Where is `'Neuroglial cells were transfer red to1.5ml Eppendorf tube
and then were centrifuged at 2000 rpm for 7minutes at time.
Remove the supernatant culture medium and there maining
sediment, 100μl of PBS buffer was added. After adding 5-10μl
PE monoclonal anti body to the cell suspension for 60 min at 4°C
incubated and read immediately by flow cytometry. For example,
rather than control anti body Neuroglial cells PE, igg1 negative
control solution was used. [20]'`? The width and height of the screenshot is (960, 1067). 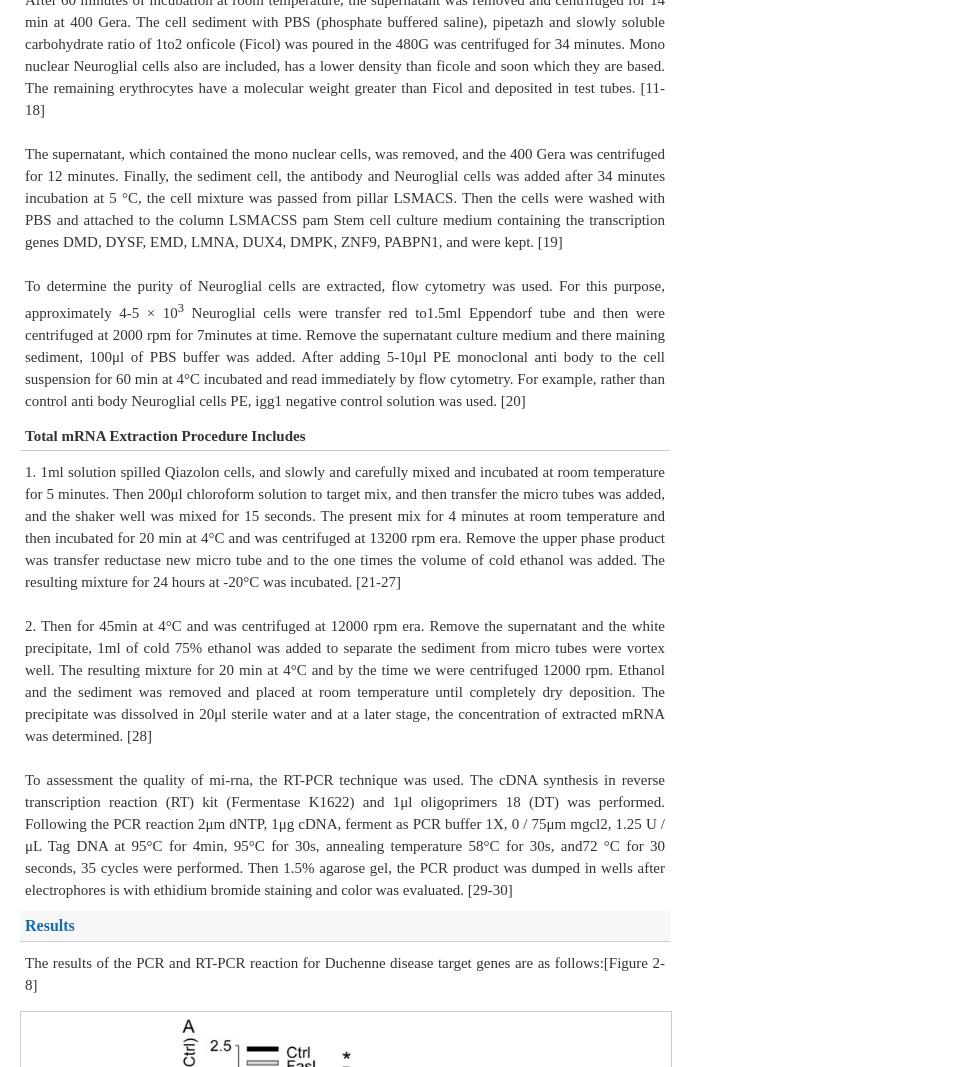
'Neuroglial cells were transfer red to1.5ml Eppendorf tube
and then were centrifuged at 2000 rpm for 7minutes at time.
Remove the supernatant culture medium and there maining
sediment, 100μl of PBS buffer was added. After adding 5-10μl
PE monoclonal anti body to the cell suspension for 60 min at 4°C
incubated and read immediately by flow cytometry. For example,
rather than control anti body Neuroglial cells PE, igg1 negative
control solution was used. [20]' is located at coordinates (345, 355).